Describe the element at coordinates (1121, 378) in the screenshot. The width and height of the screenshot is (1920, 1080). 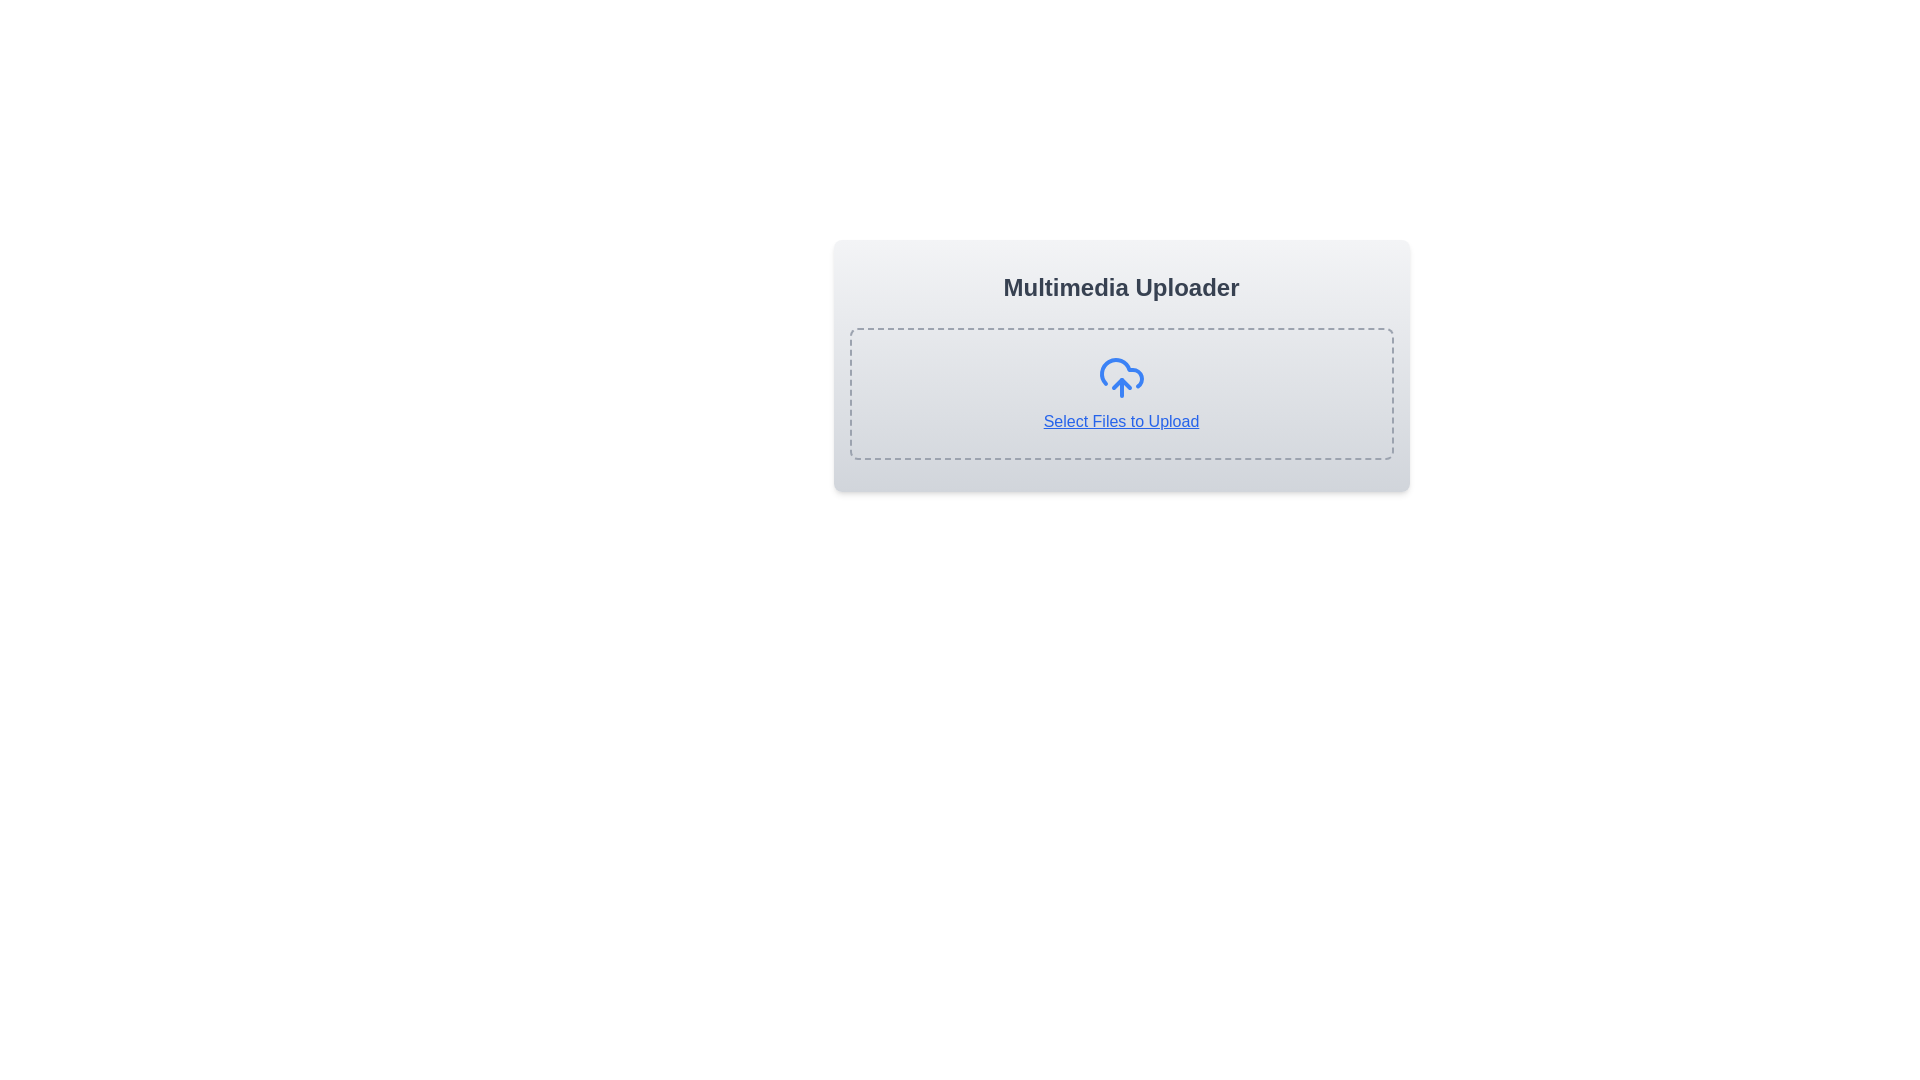
I see `the first cloud-upload icon located within the dashed-bordered box labeled 'Select Files to Upload'` at that location.